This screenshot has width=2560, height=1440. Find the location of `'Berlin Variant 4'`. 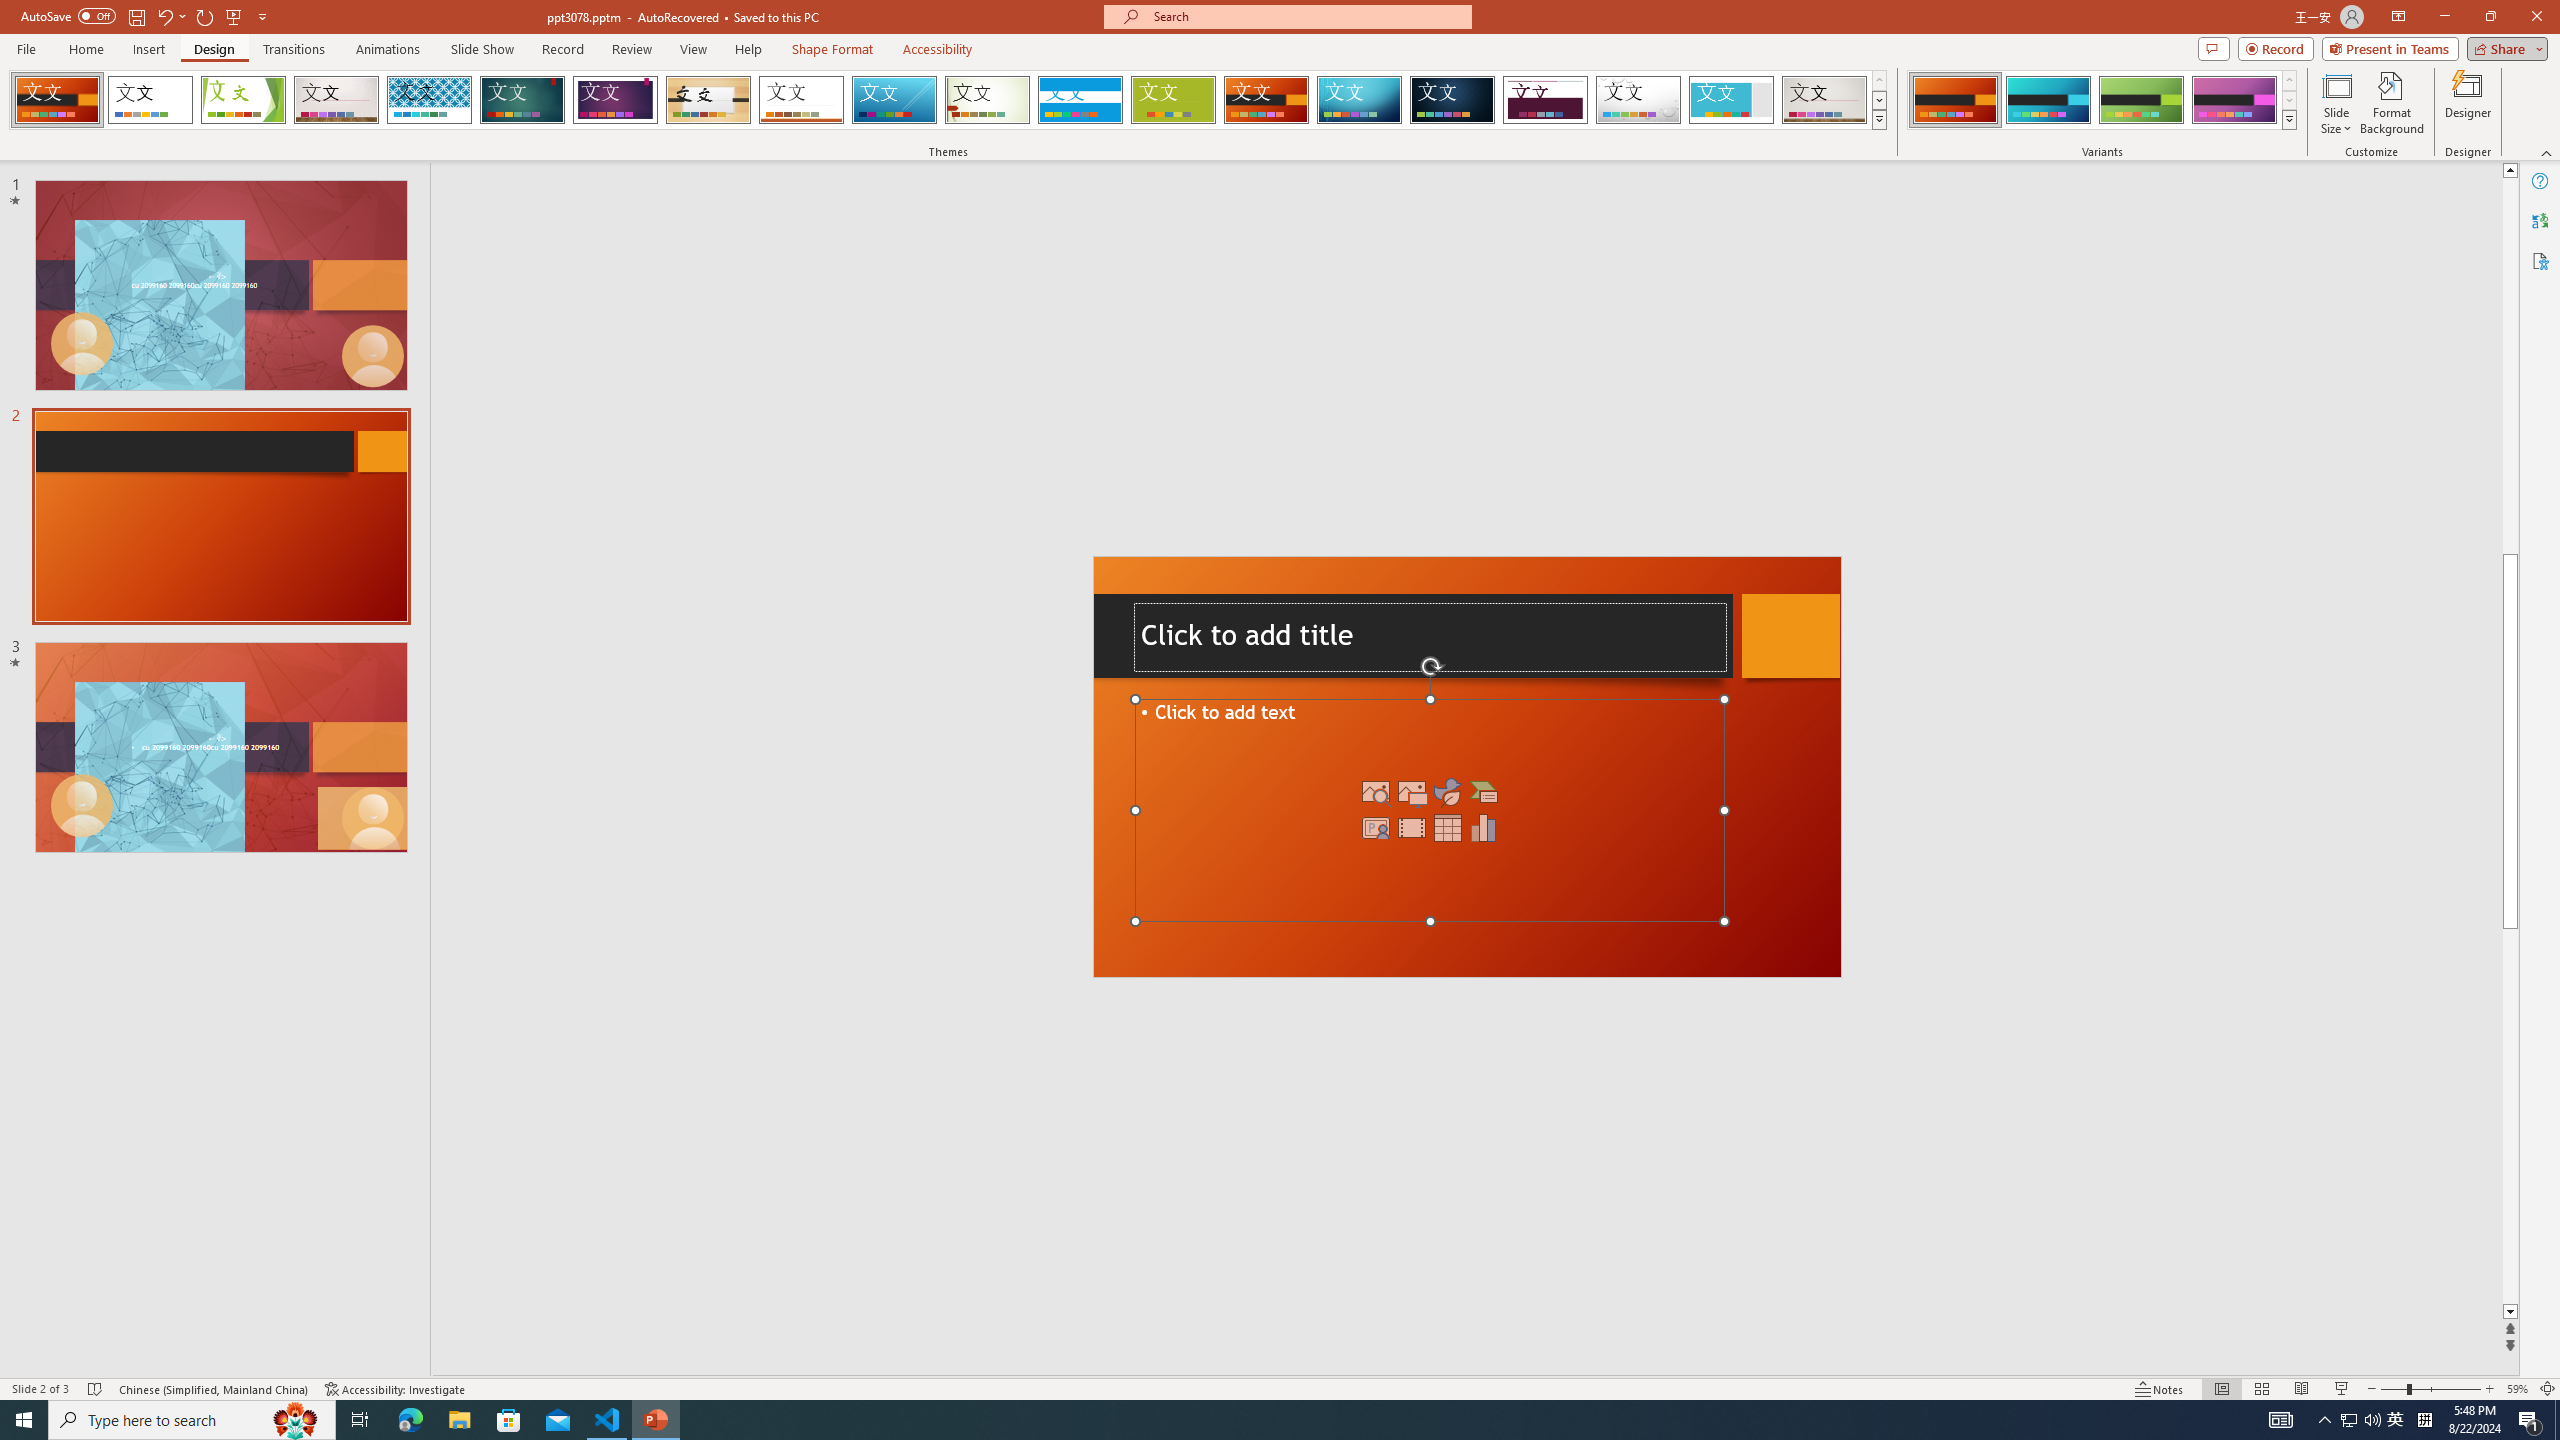

'Berlin Variant 4' is located at coordinates (2233, 99).